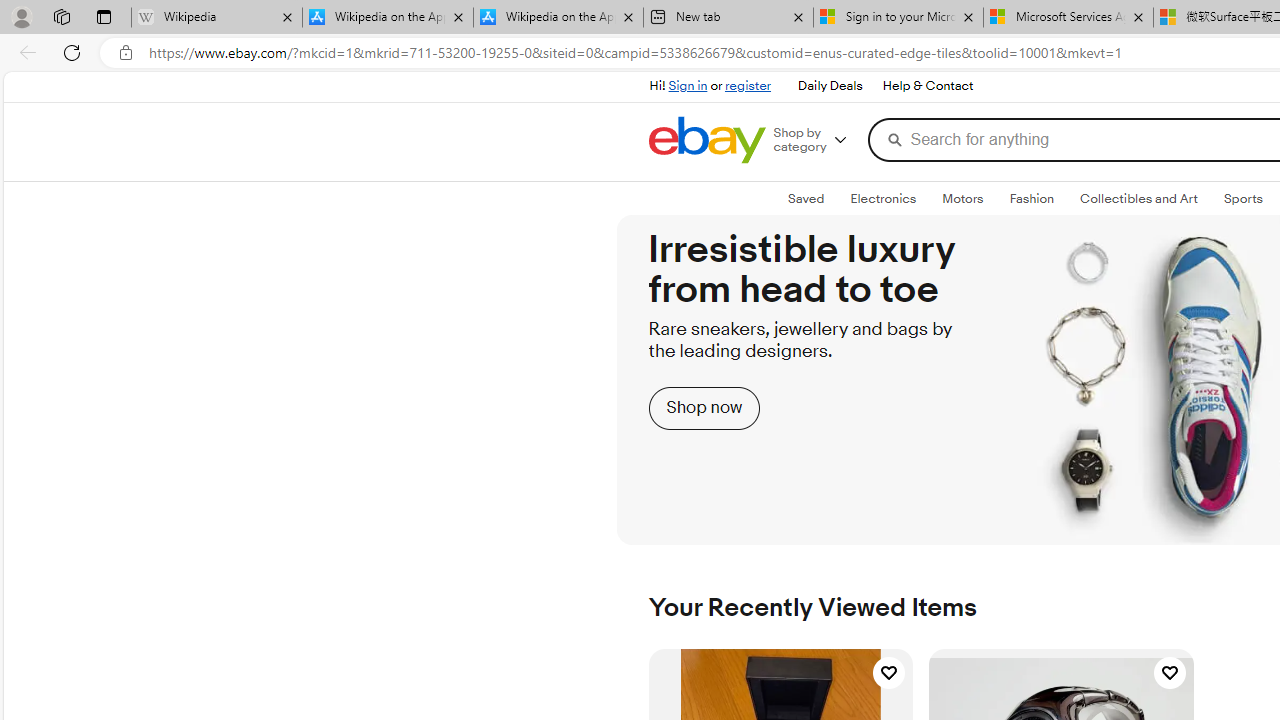 This screenshot has width=1280, height=720. Describe the element at coordinates (927, 86) in the screenshot. I see `'Help & Contact'` at that location.